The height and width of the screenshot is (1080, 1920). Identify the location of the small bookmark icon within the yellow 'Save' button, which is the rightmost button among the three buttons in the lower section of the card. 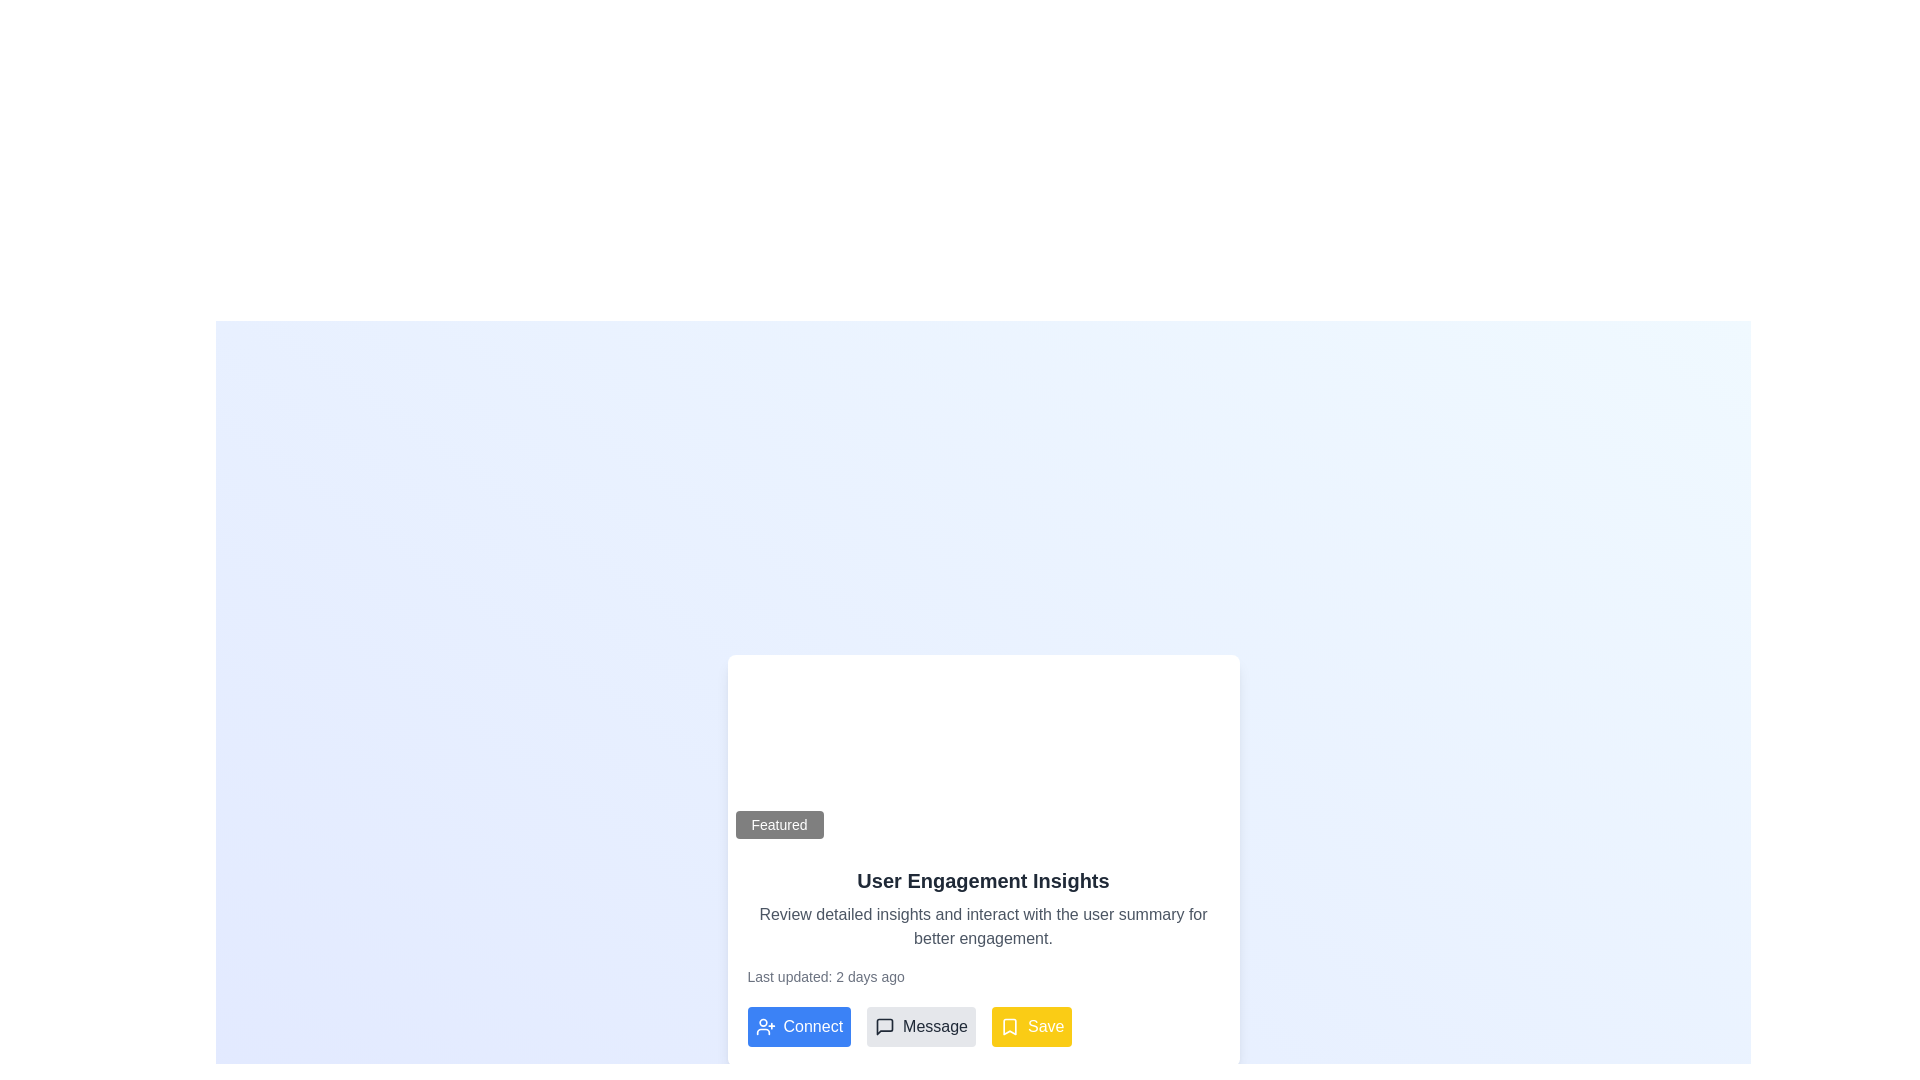
(1010, 1026).